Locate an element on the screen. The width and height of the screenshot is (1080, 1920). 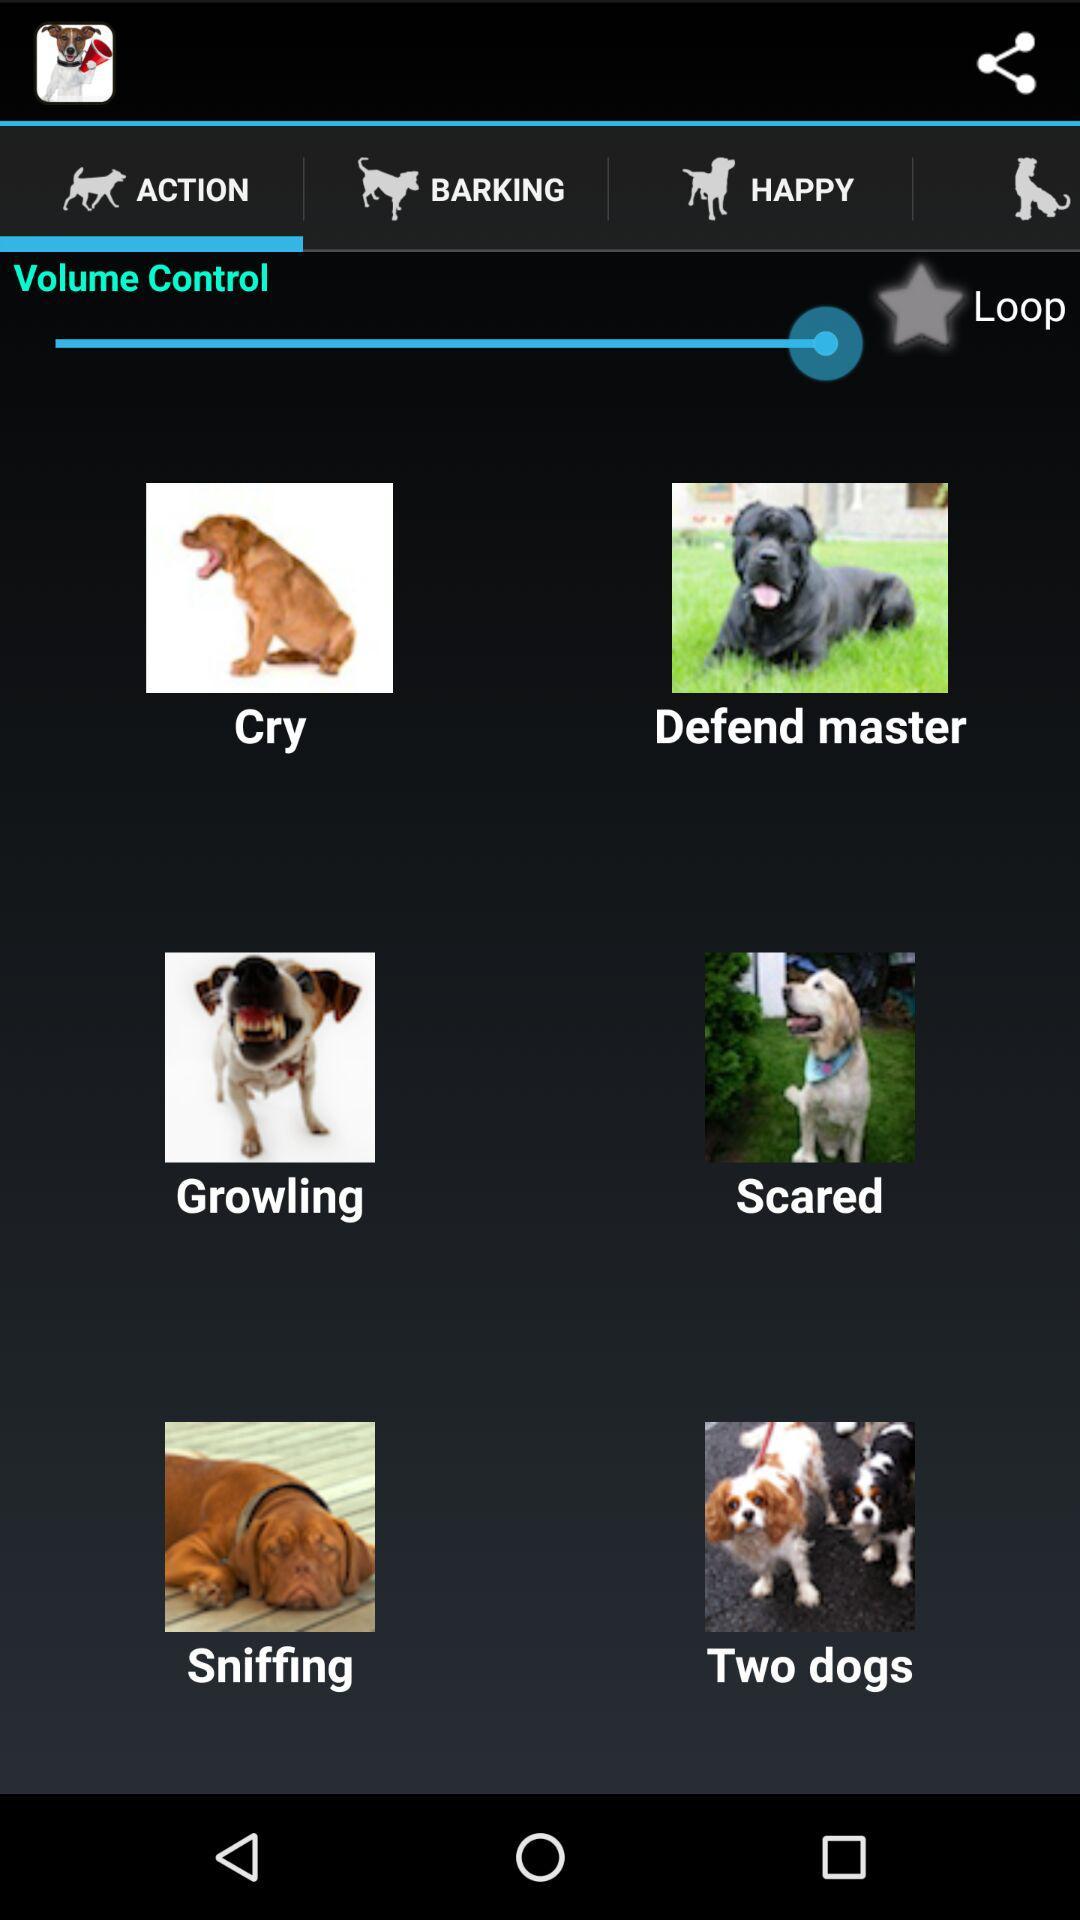
the sniffing is located at coordinates (270, 1557).